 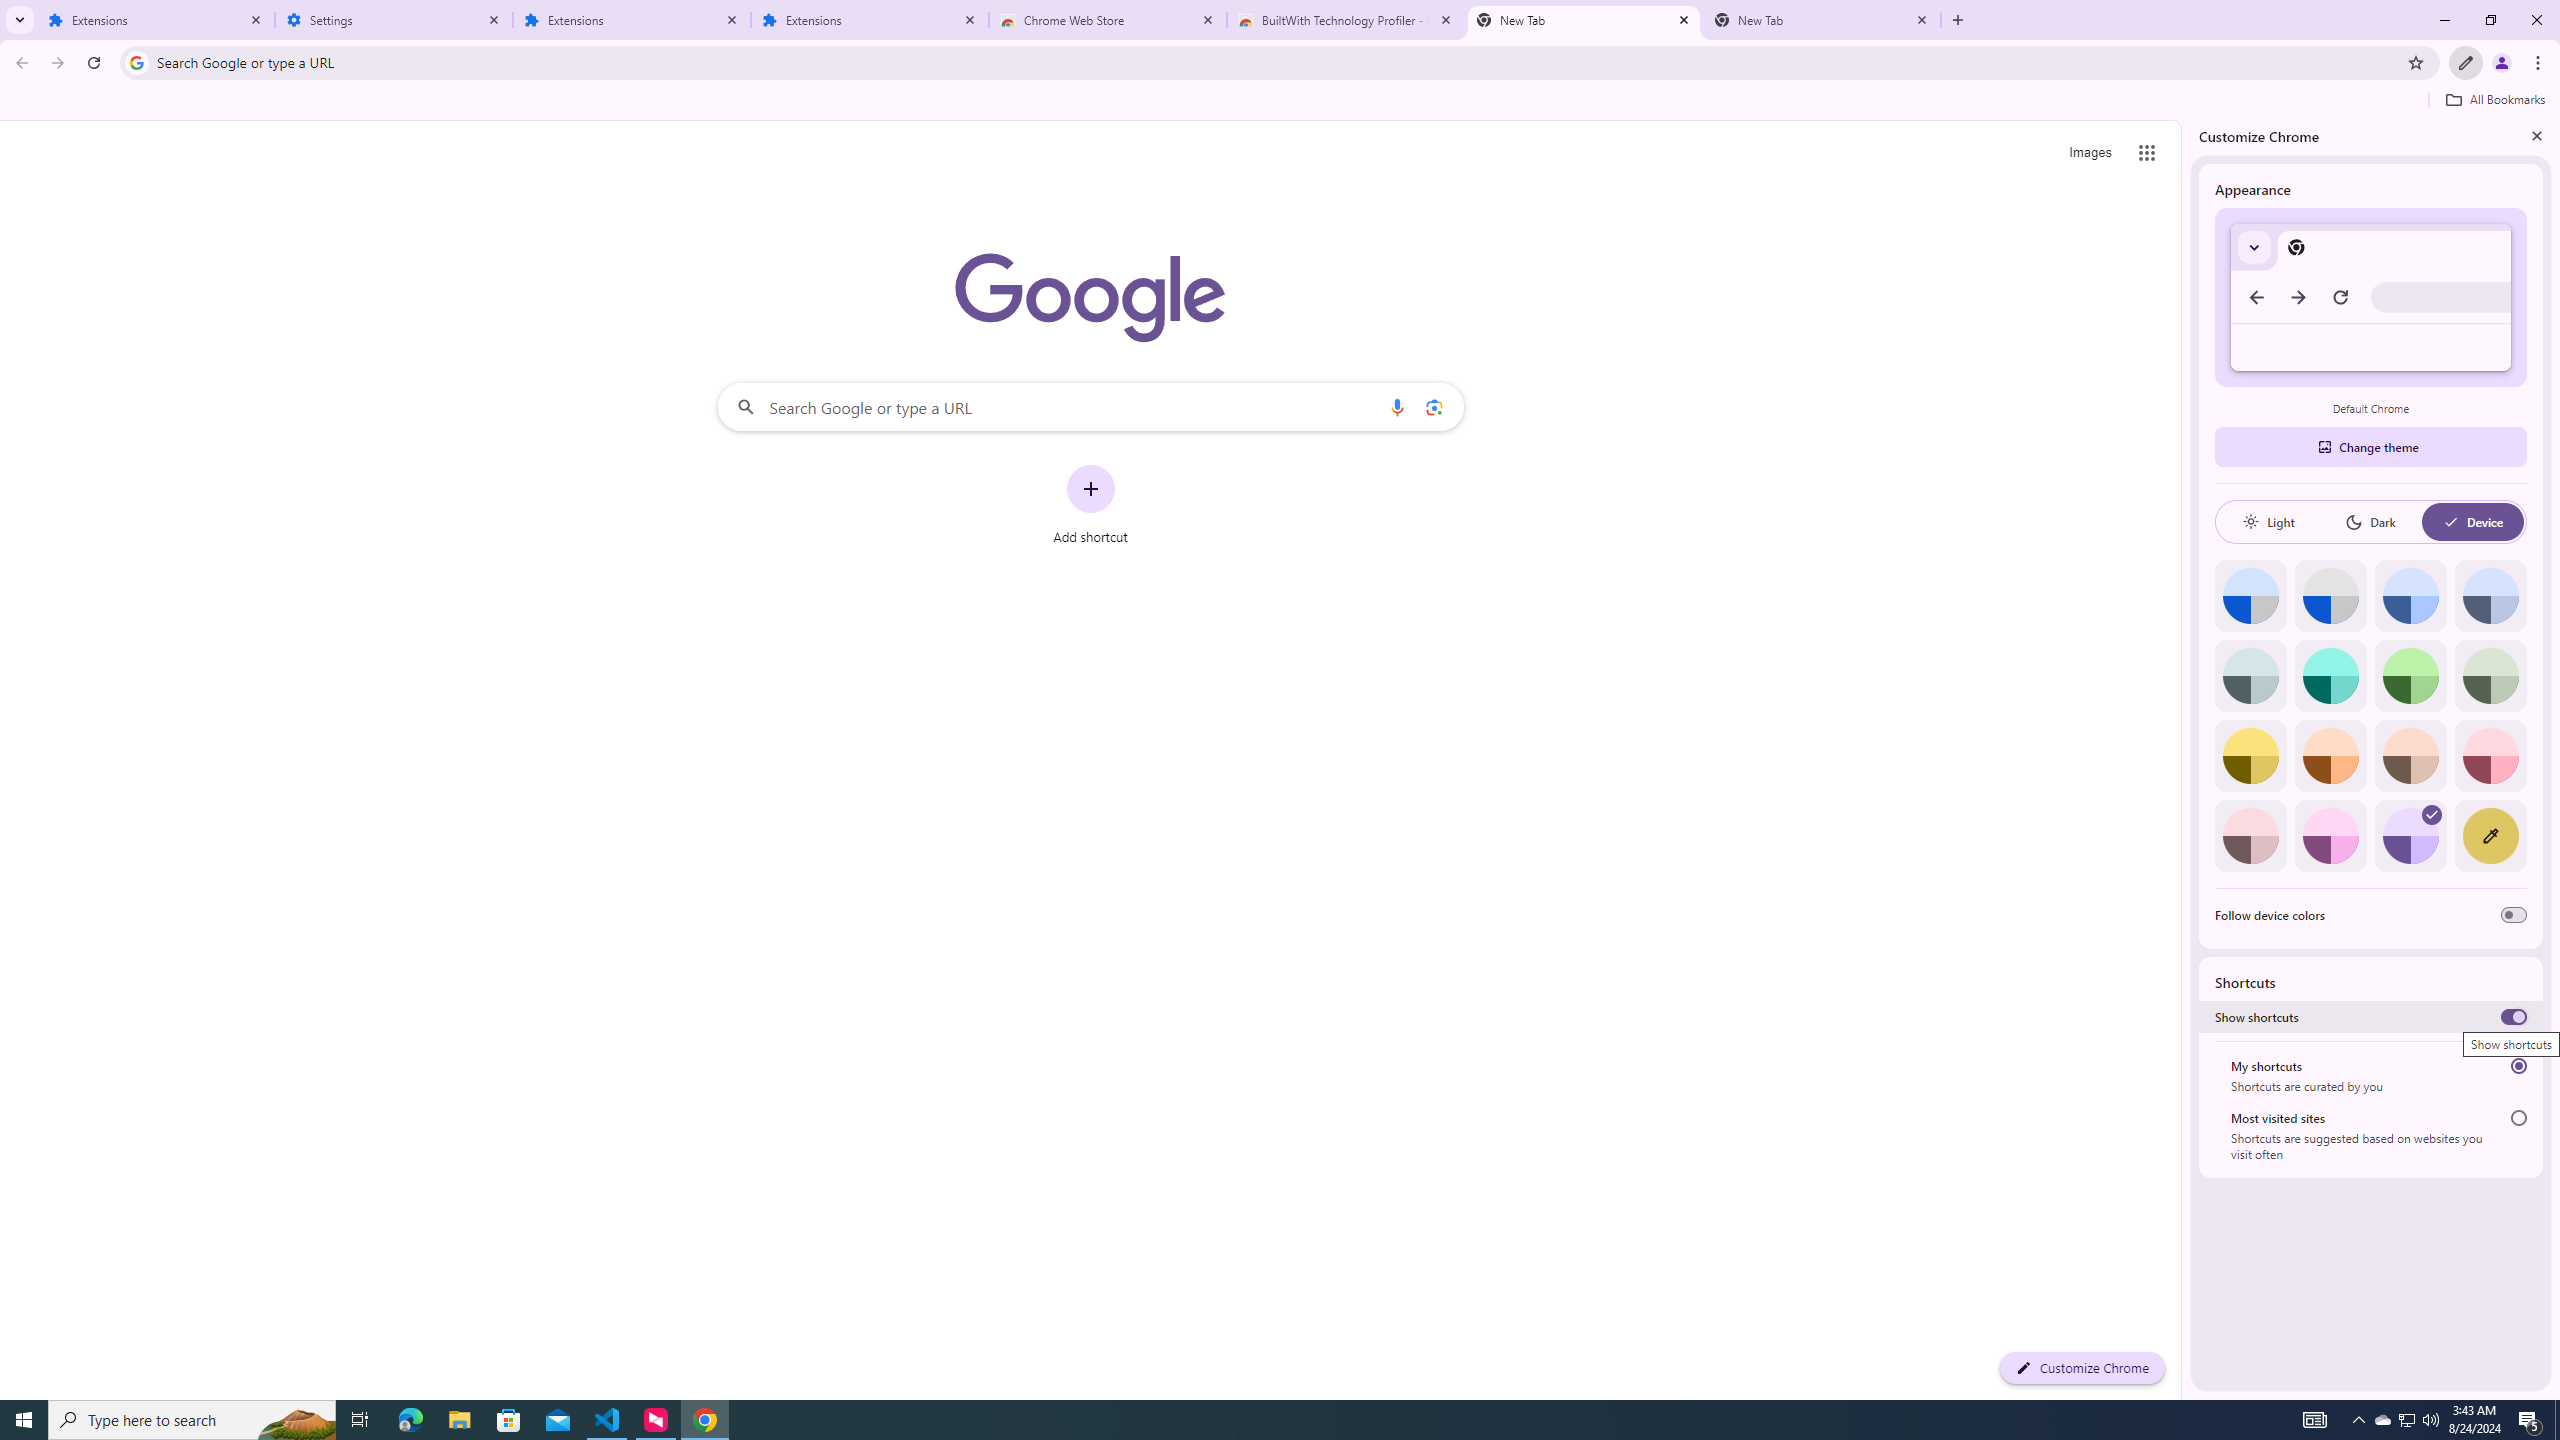 I want to click on 'New Tab', so click(x=1822, y=19).